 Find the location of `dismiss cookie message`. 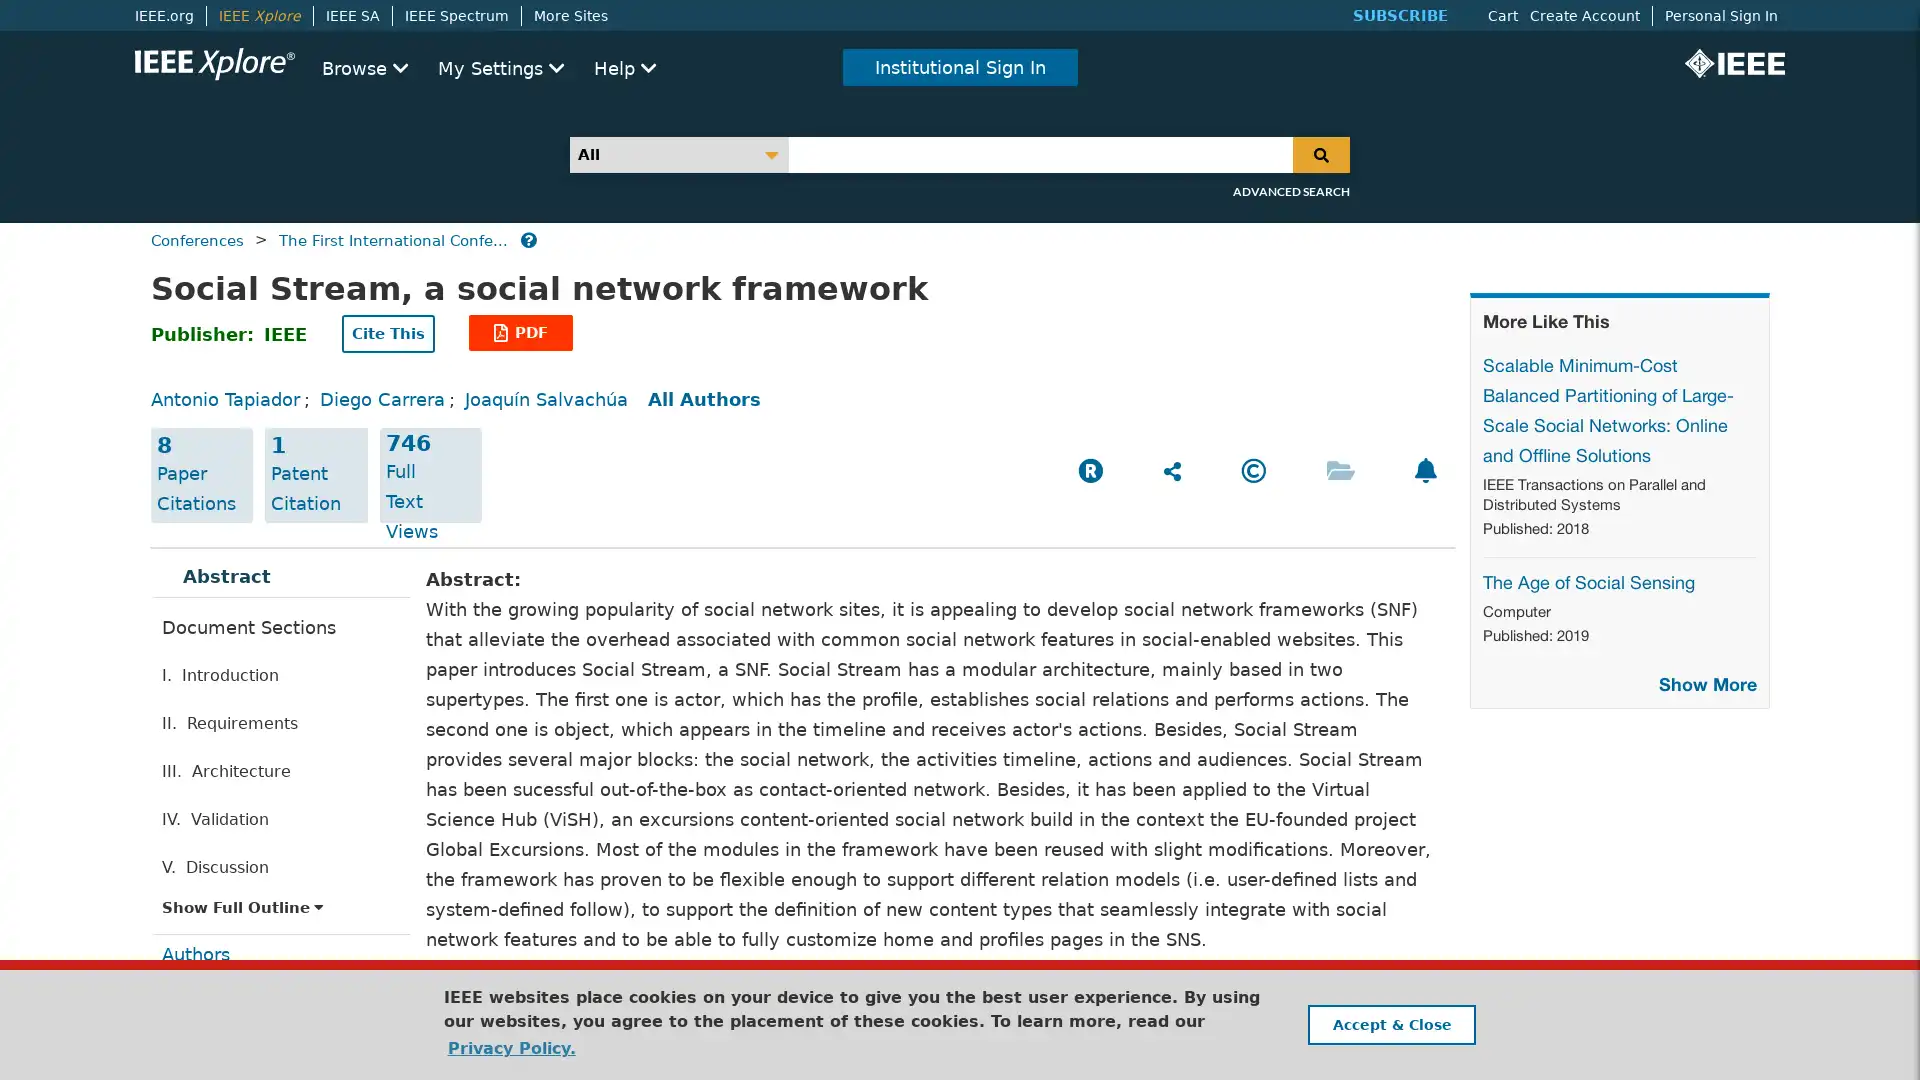

dismiss cookie message is located at coordinates (1390, 1024).